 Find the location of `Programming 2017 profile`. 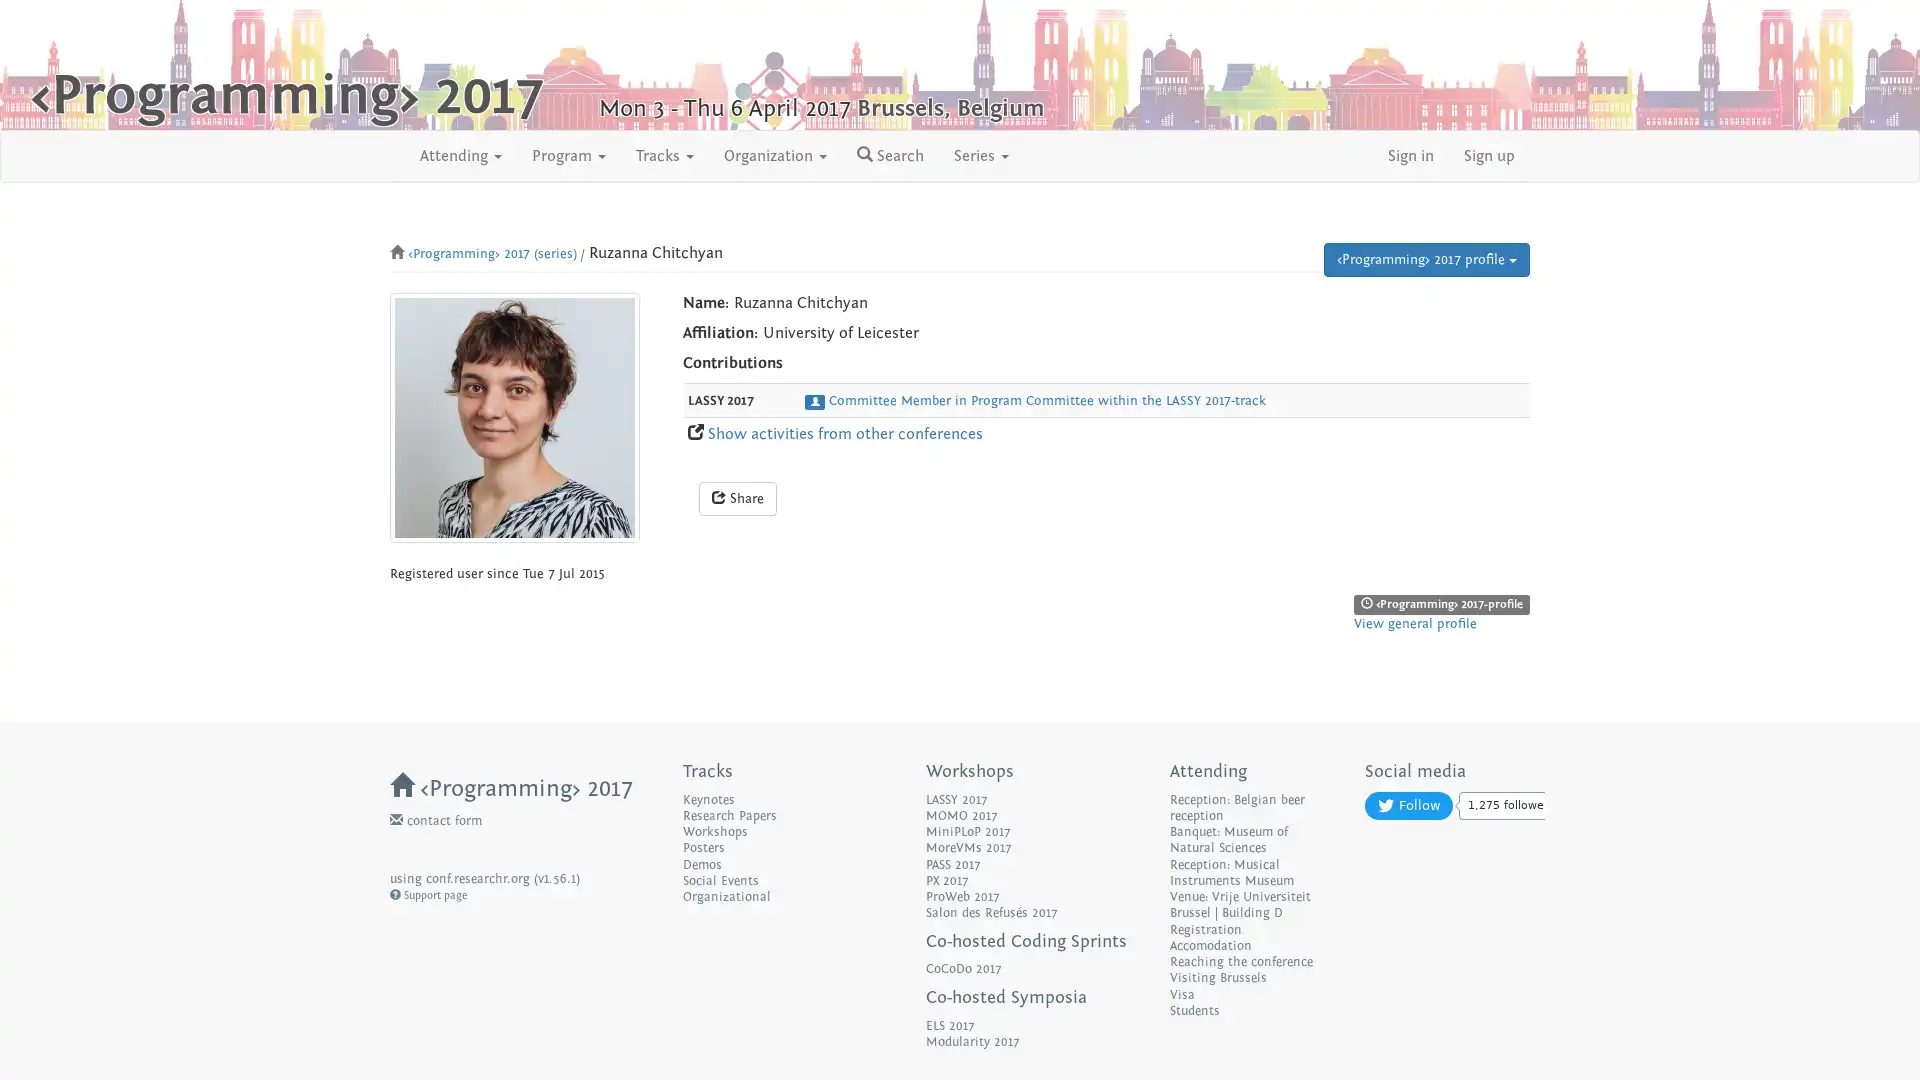

Programming 2017 profile is located at coordinates (1425, 258).